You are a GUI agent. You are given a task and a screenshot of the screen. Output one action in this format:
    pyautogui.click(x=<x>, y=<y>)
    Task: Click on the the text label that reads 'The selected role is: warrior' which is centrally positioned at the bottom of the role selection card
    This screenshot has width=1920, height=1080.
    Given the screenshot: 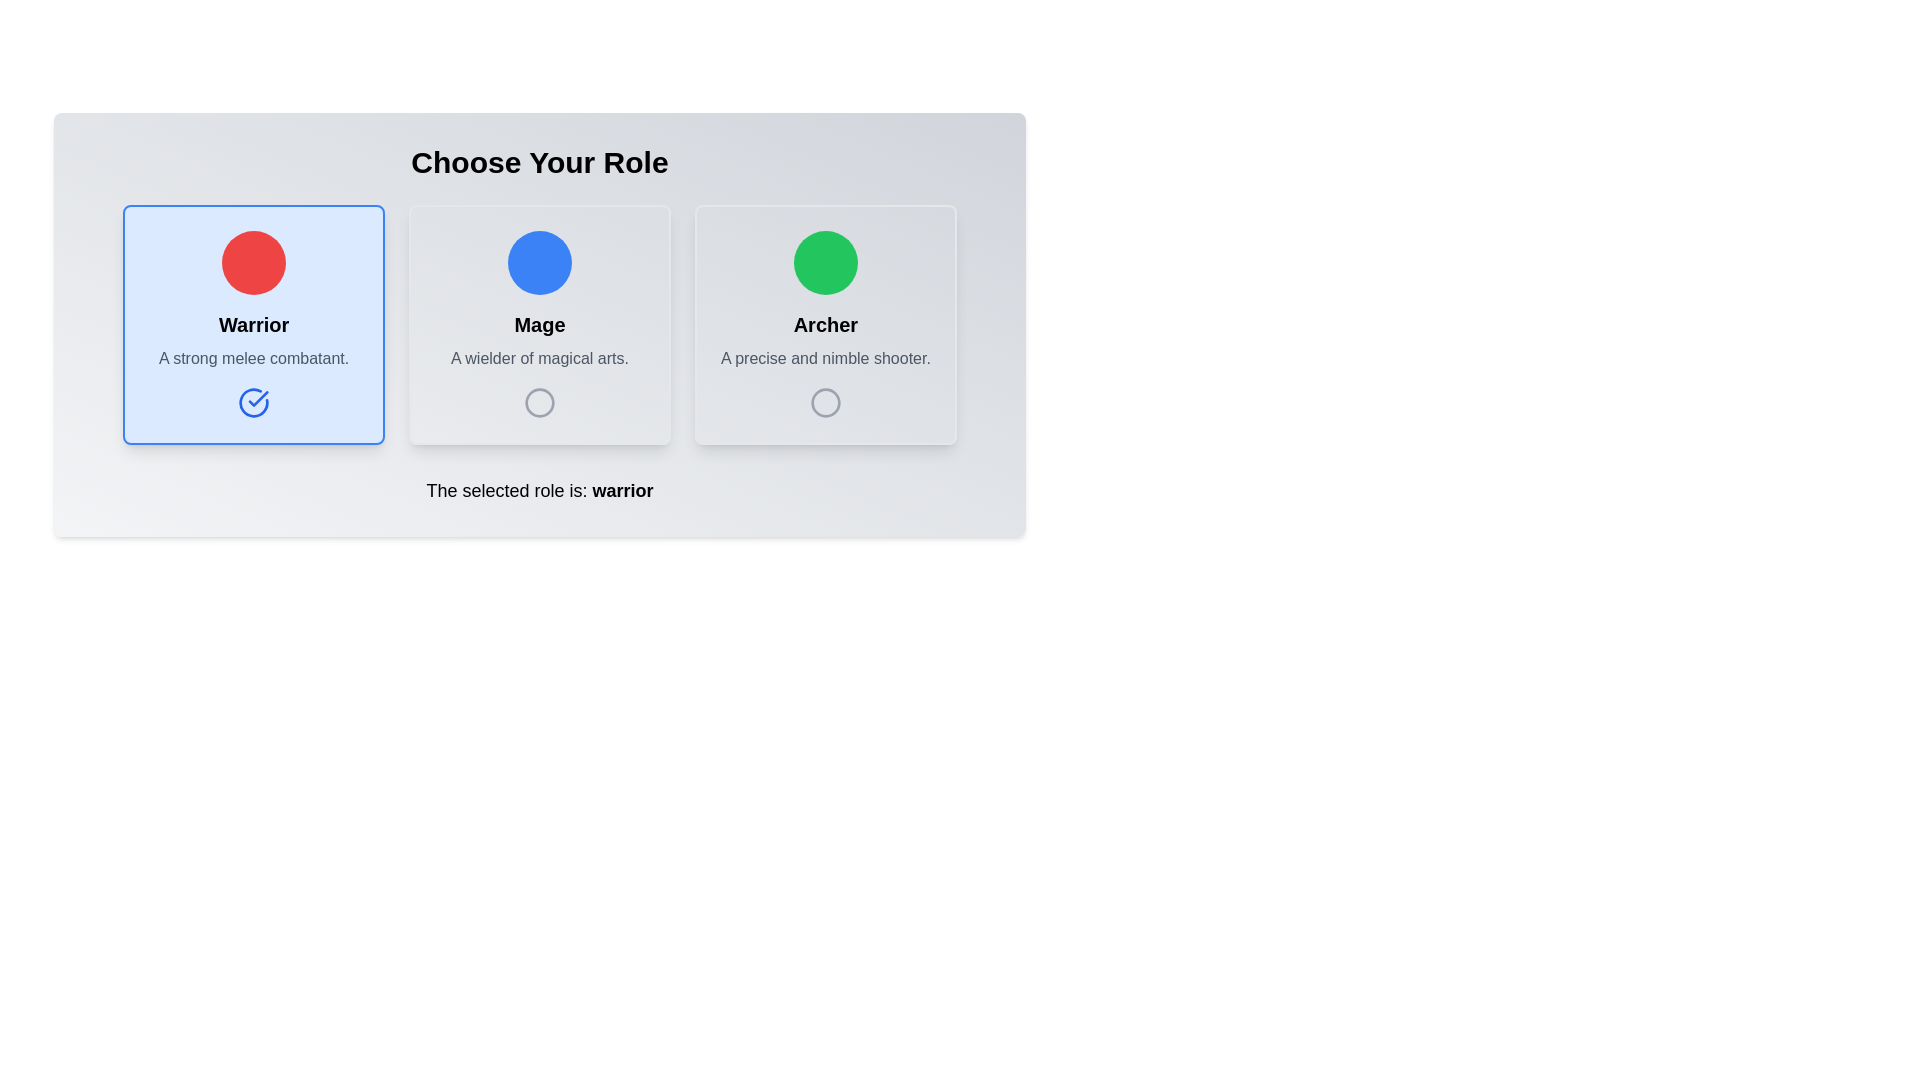 What is the action you would take?
    pyautogui.click(x=539, y=490)
    